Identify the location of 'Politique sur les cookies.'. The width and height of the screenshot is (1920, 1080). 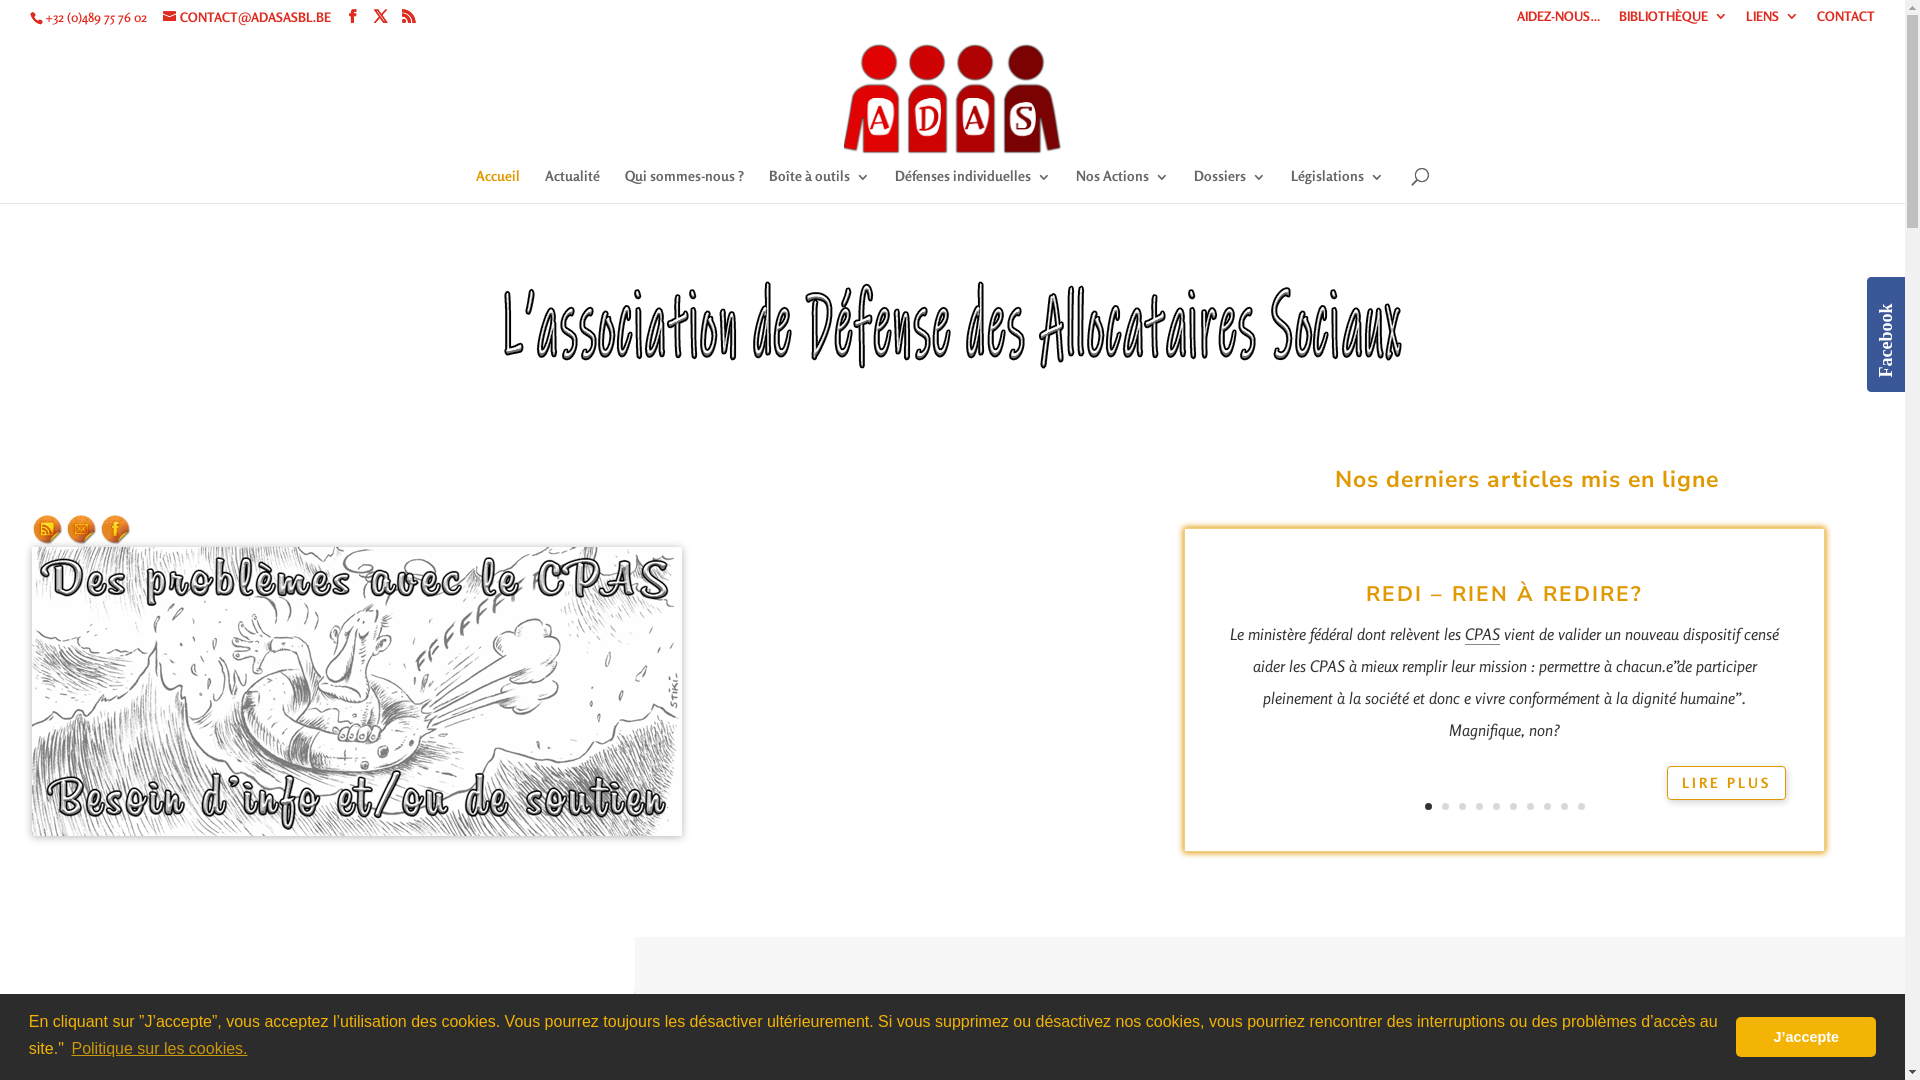
(157, 1048).